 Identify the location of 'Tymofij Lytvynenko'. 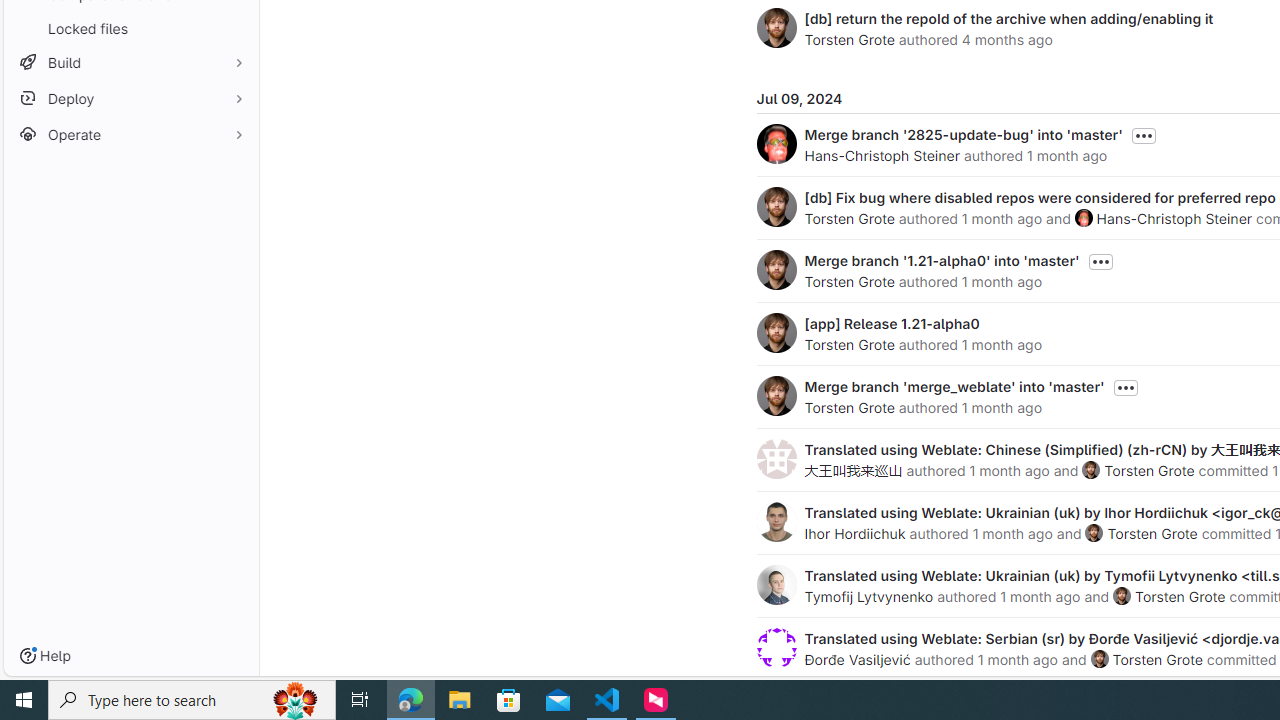
(869, 595).